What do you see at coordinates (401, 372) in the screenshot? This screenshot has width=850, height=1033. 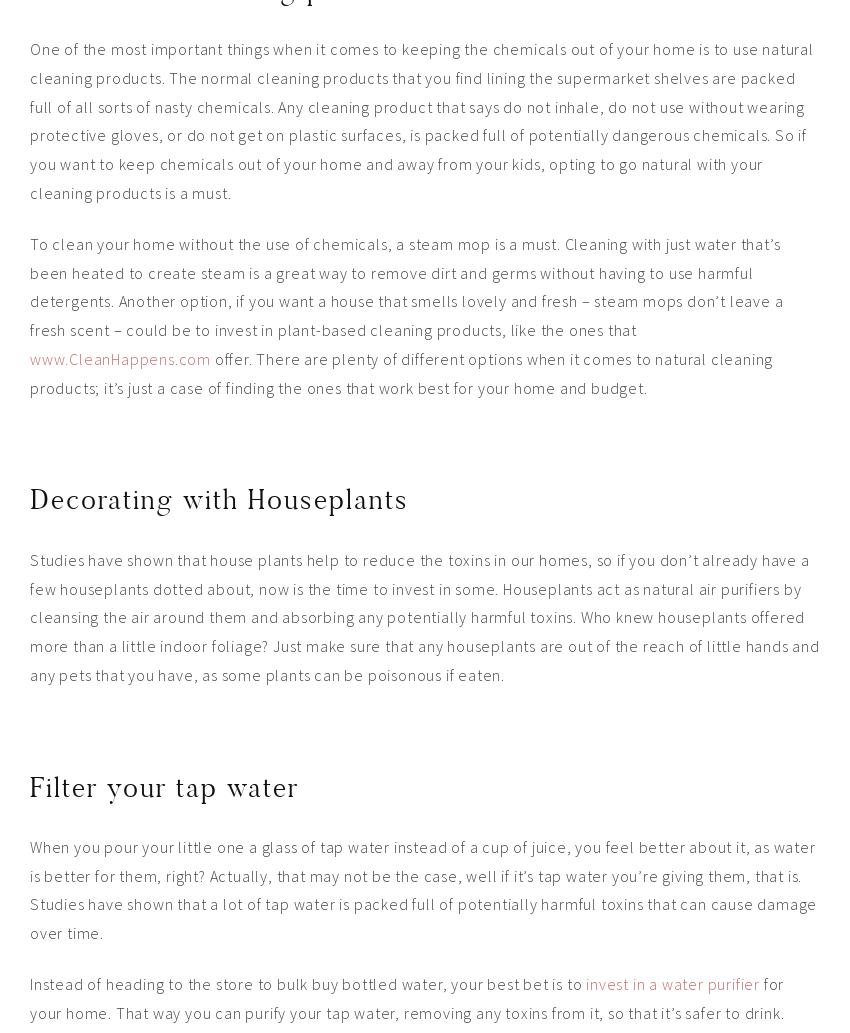 I see `'offer. There are plenty of different options when it comes to natural cleaning products; it’s just a case of finding the ones that work best for your home and budget.'` at bounding box center [401, 372].